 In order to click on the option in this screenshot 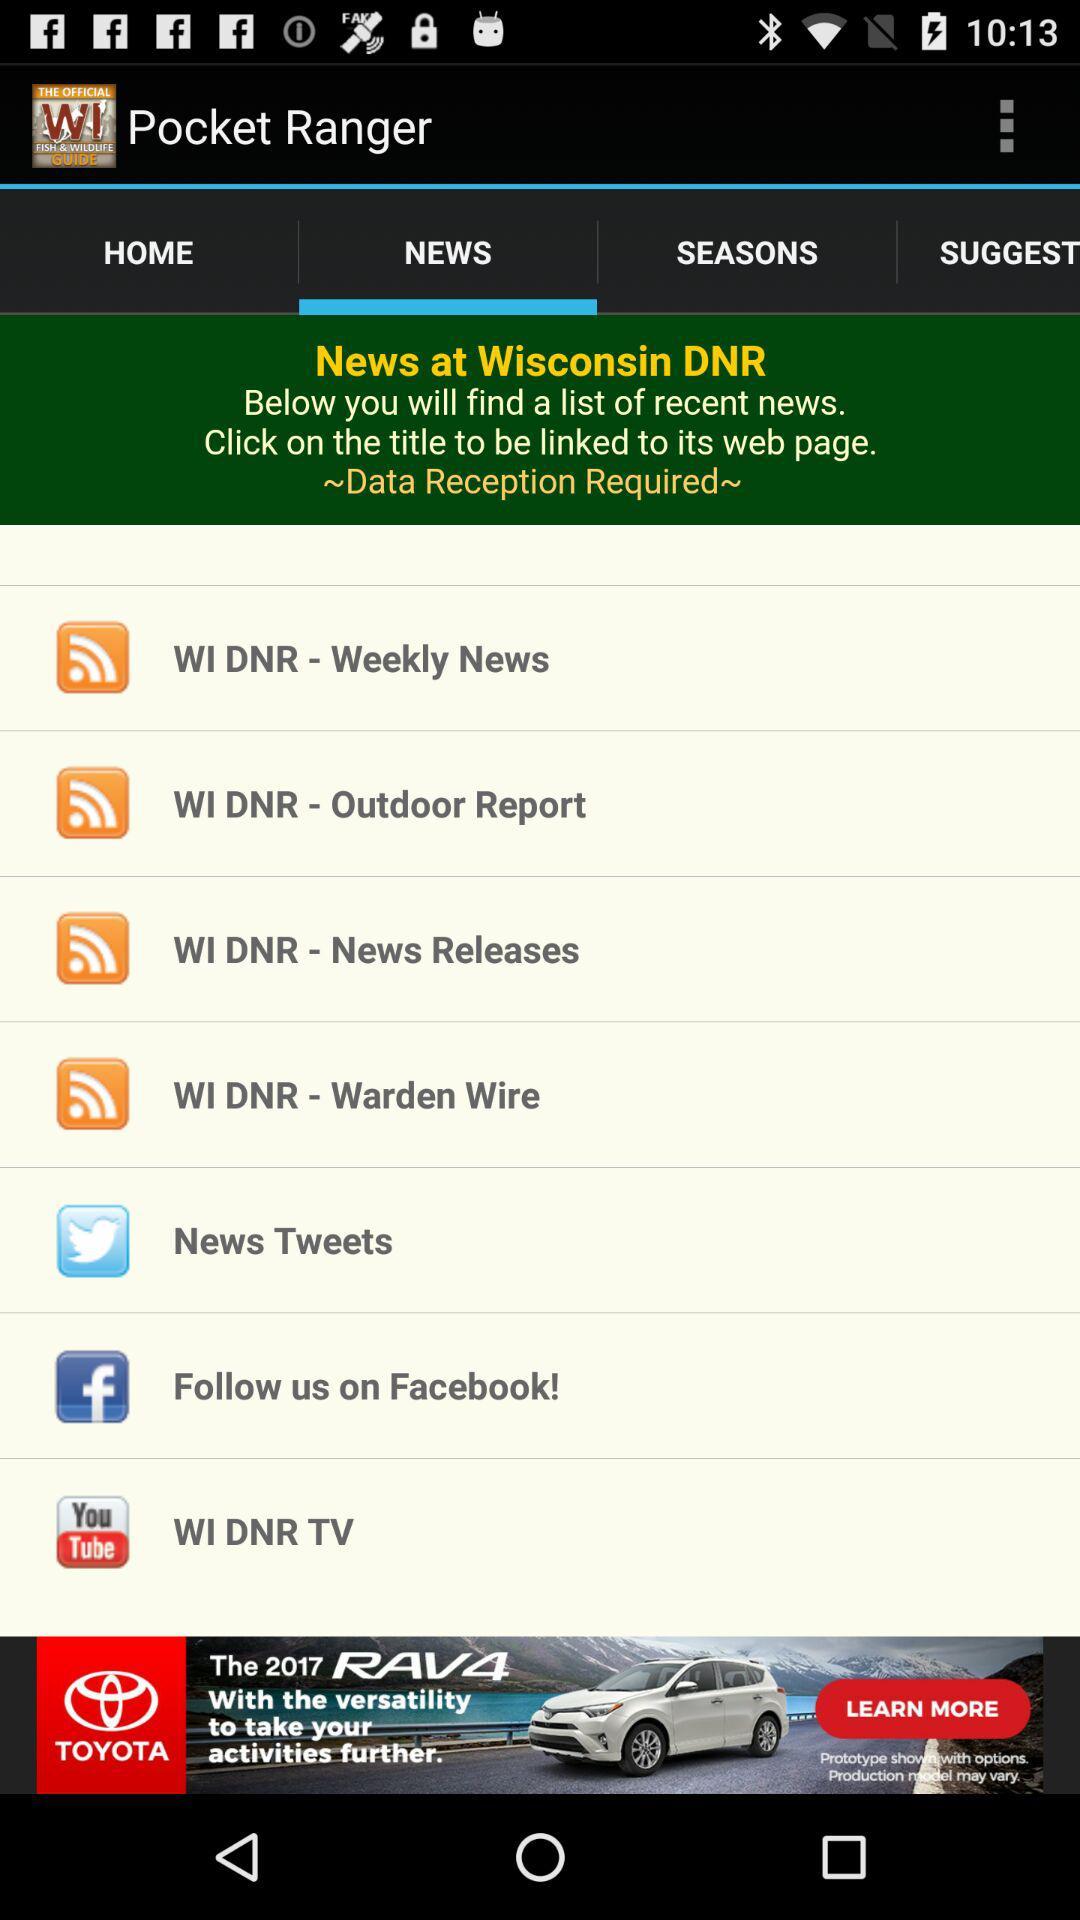, I will do `click(540, 1714)`.